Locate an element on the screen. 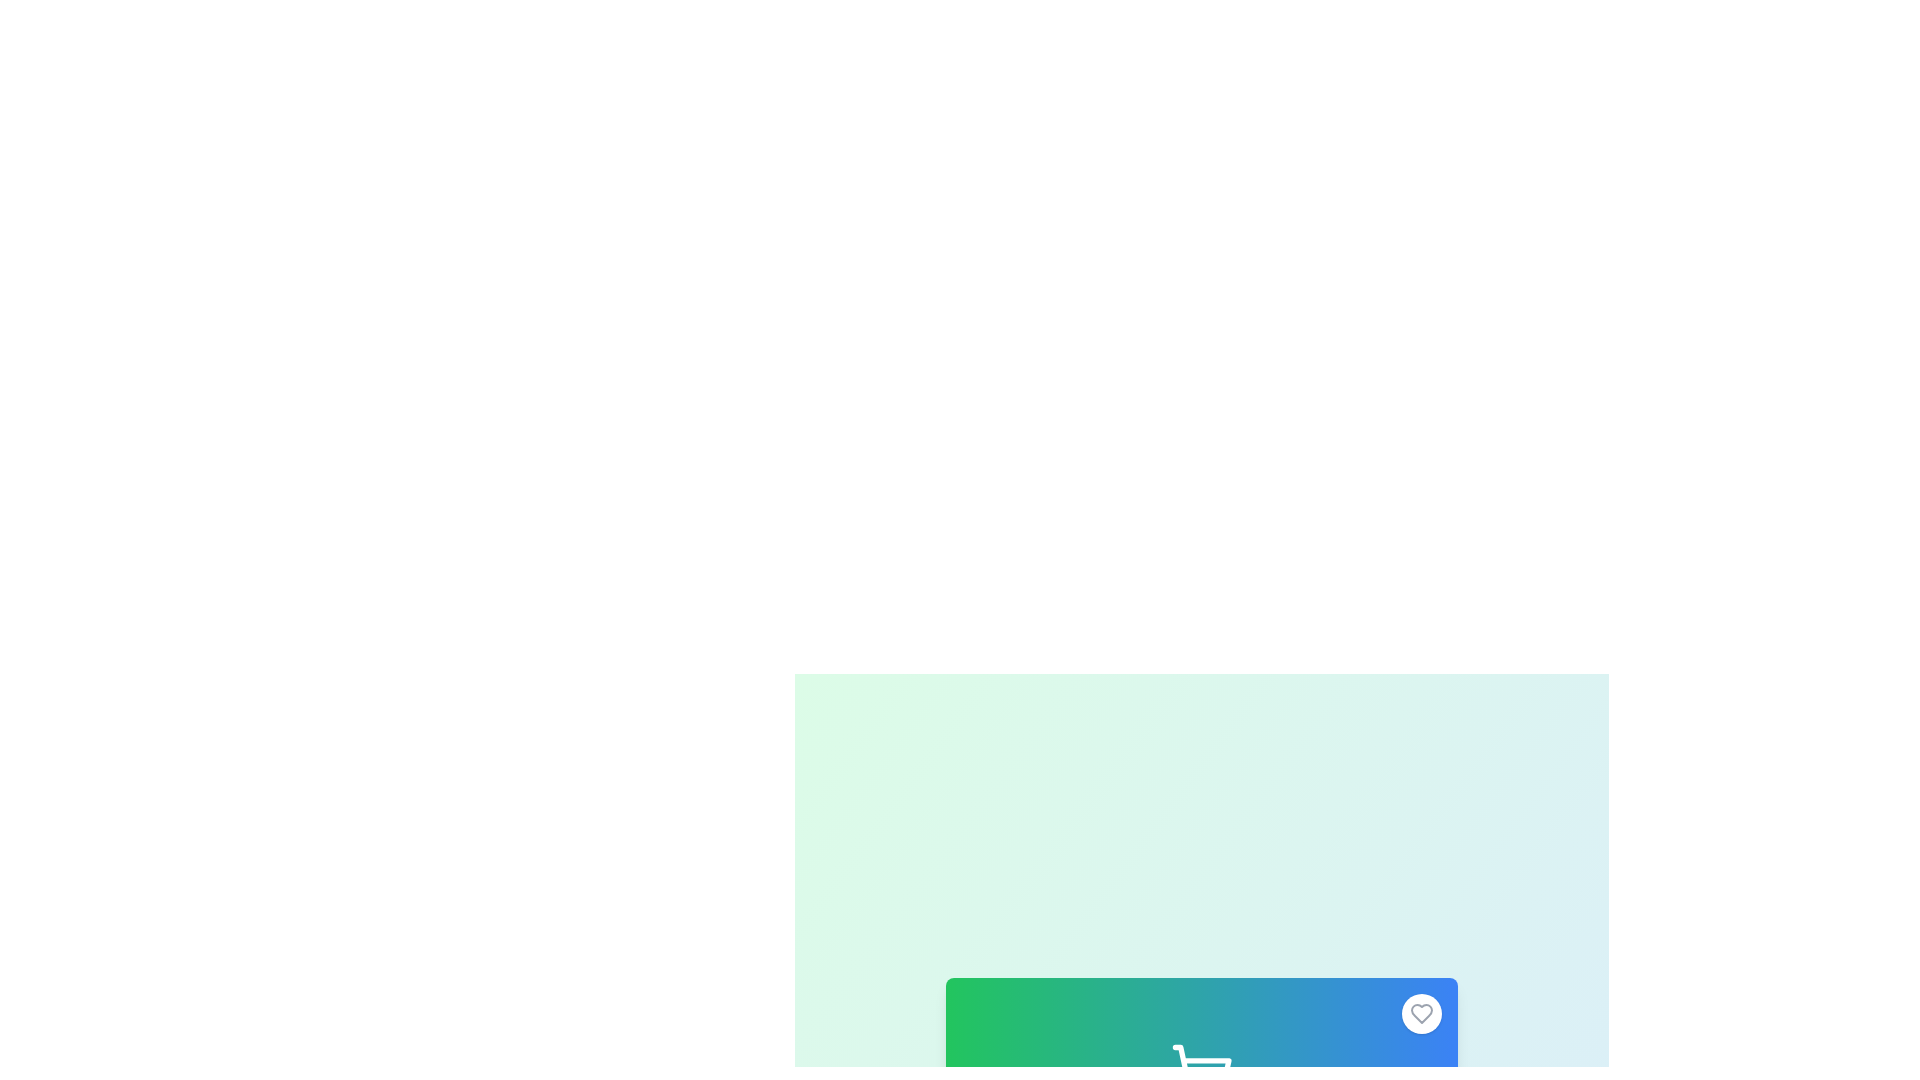 Image resolution: width=1920 pixels, height=1080 pixels. the heart-shaped icon used for liking or favoriting items is located at coordinates (1420, 1014).